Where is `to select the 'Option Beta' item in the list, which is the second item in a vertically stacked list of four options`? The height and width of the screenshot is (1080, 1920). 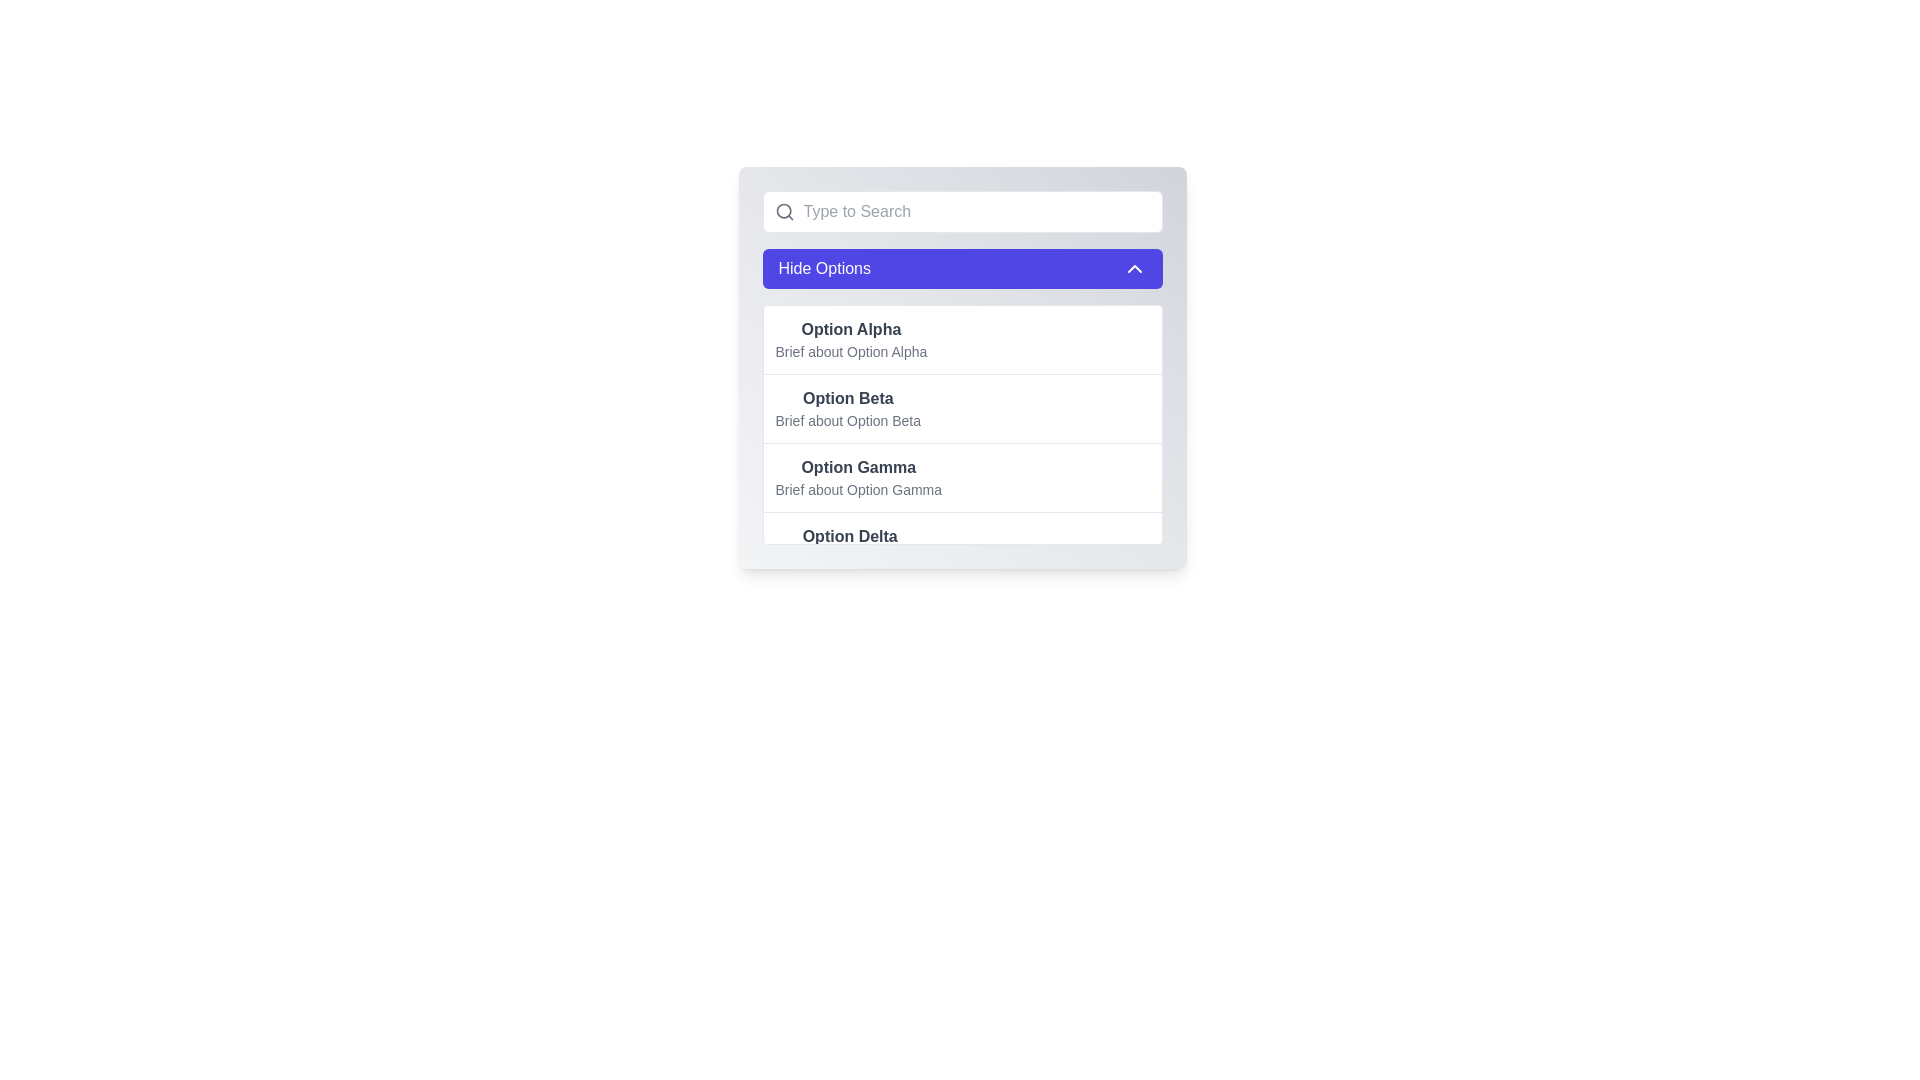
to select the 'Option Beta' item in the list, which is the second item in a vertically stacked list of four options is located at coordinates (962, 407).